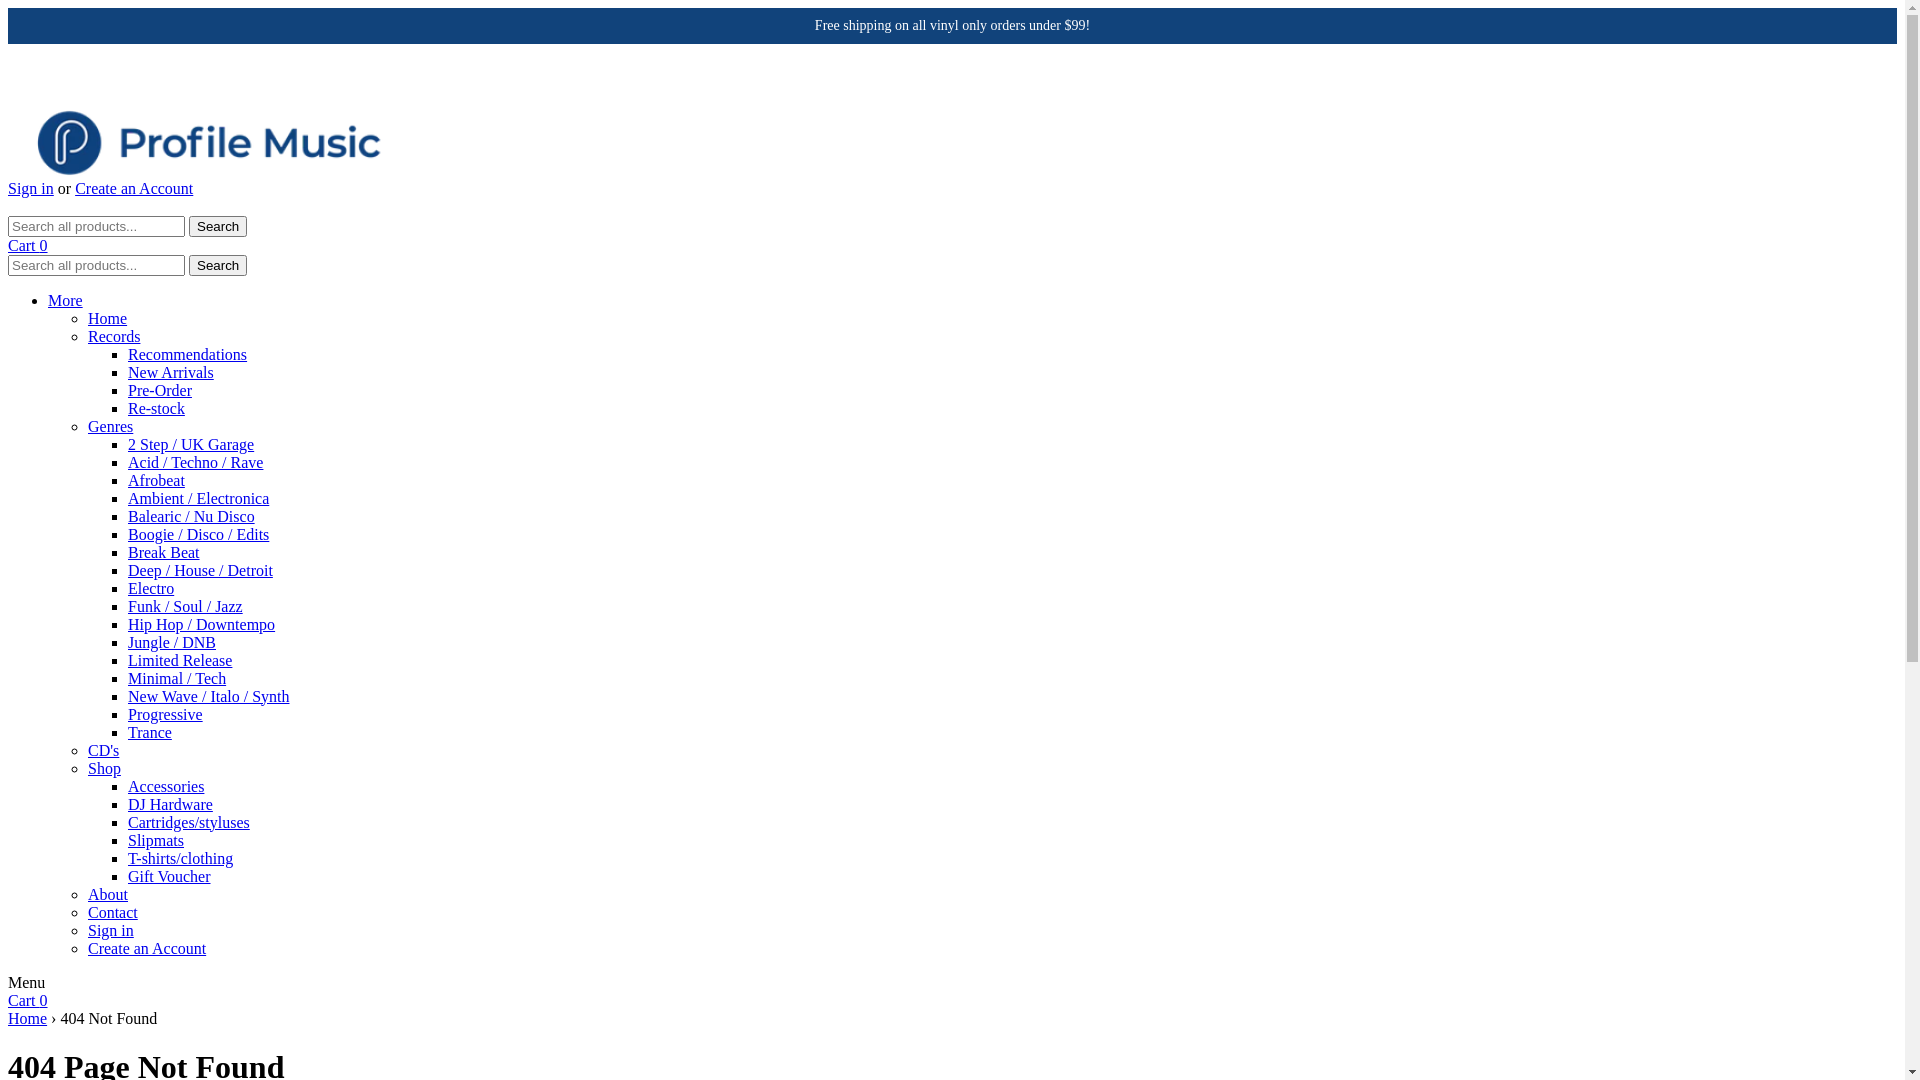  What do you see at coordinates (200, 570) in the screenshot?
I see `'Deep / House / Detroit'` at bounding box center [200, 570].